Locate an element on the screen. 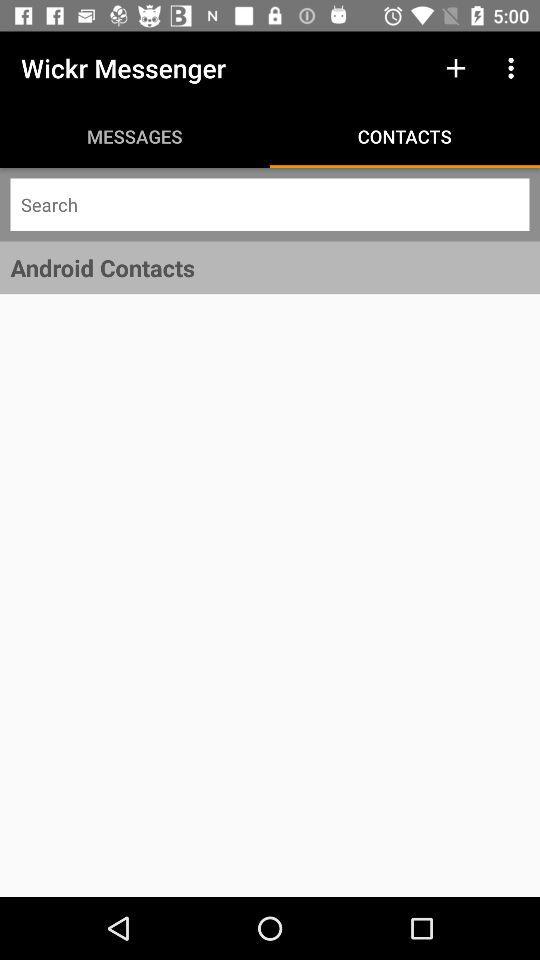 The width and height of the screenshot is (540, 960). icon next to wickr messenger item is located at coordinates (455, 68).